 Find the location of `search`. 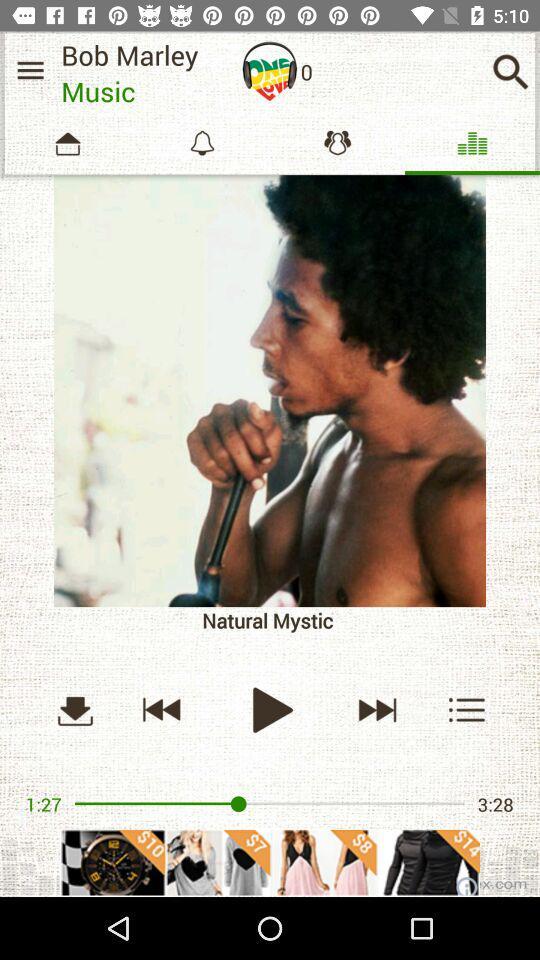

search is located at coordinates (510, 71).